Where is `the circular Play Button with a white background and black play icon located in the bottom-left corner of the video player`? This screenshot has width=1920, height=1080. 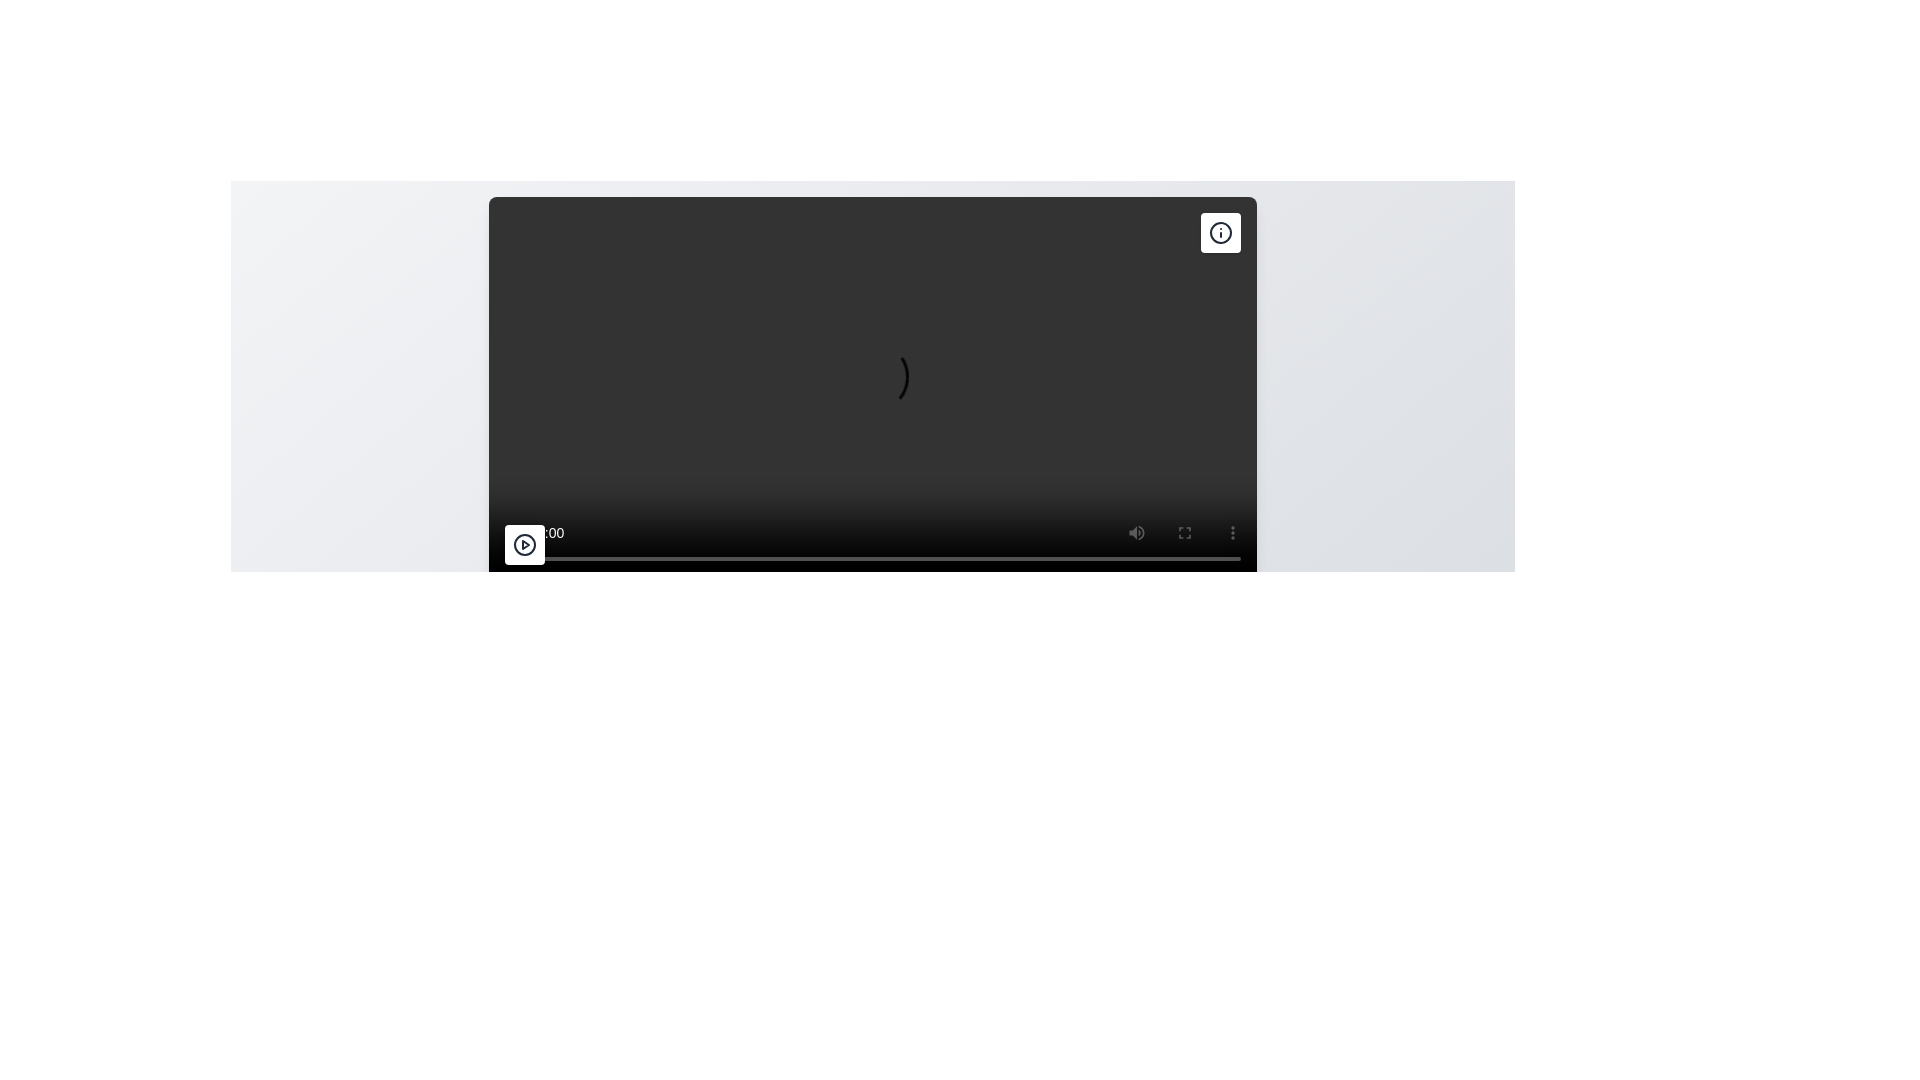
the circular Play Button with a white background and black play icon located in the bottom-left corner of the video player is located at coordinates (524, 544).